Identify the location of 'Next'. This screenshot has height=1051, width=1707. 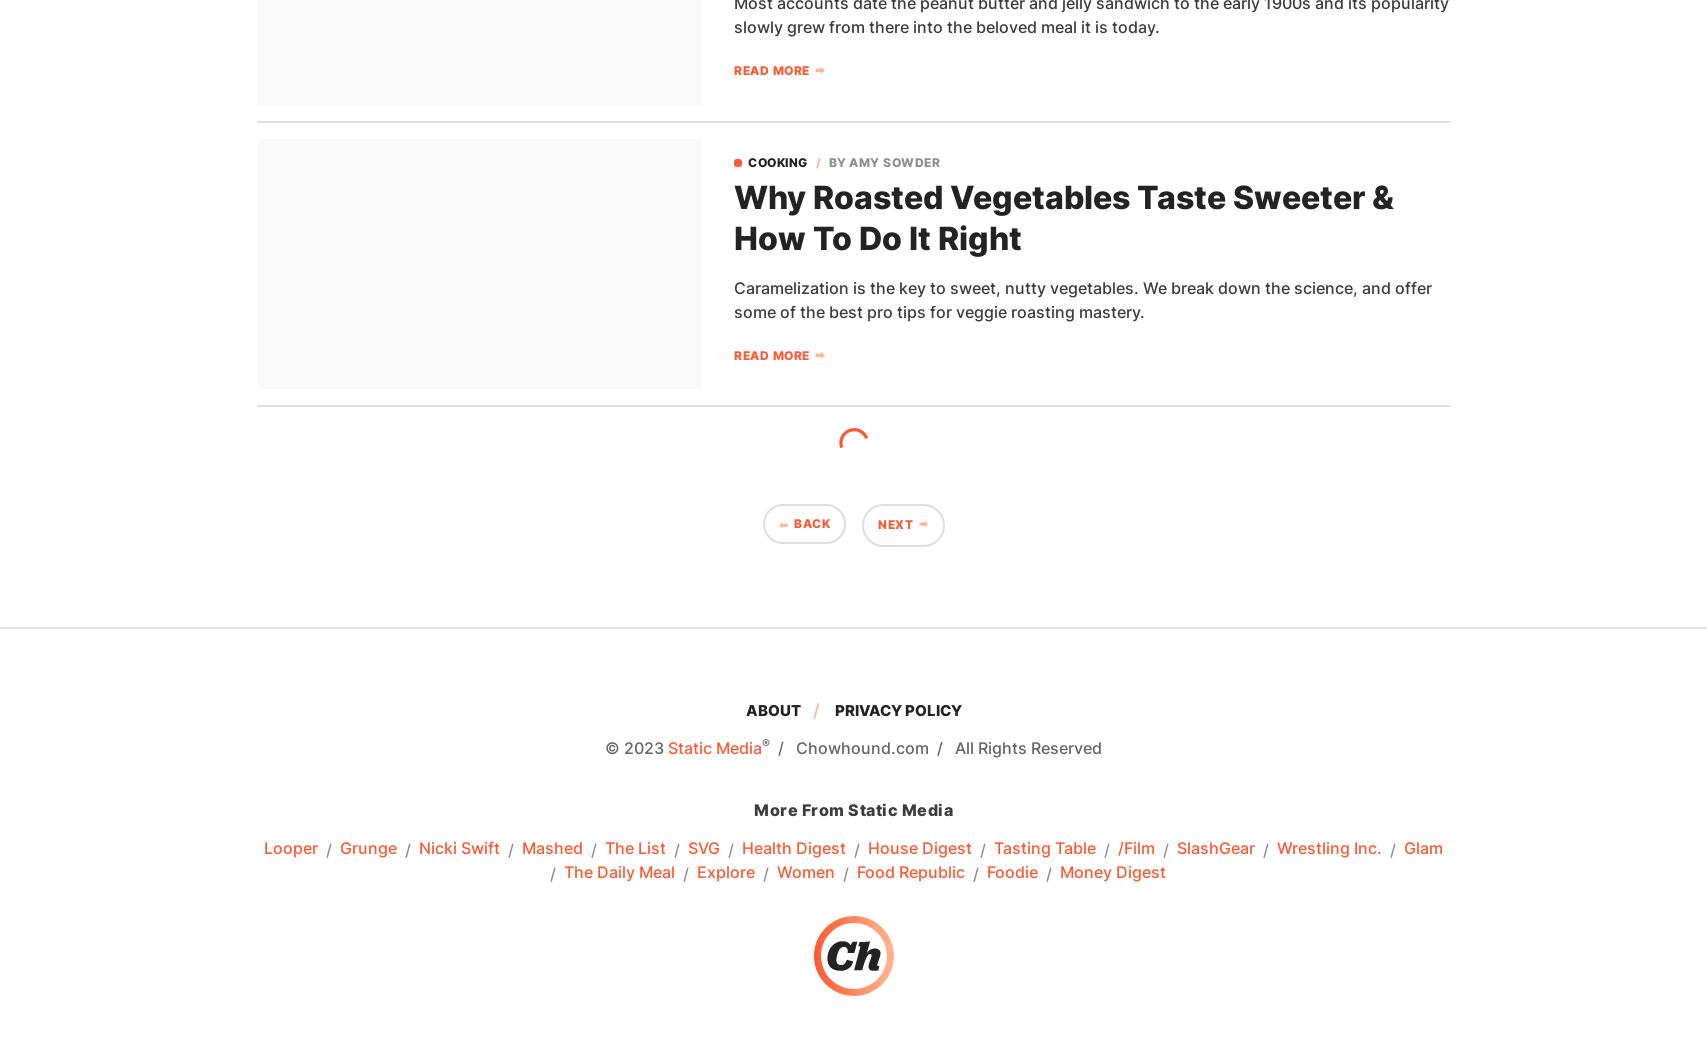
(894, 524).